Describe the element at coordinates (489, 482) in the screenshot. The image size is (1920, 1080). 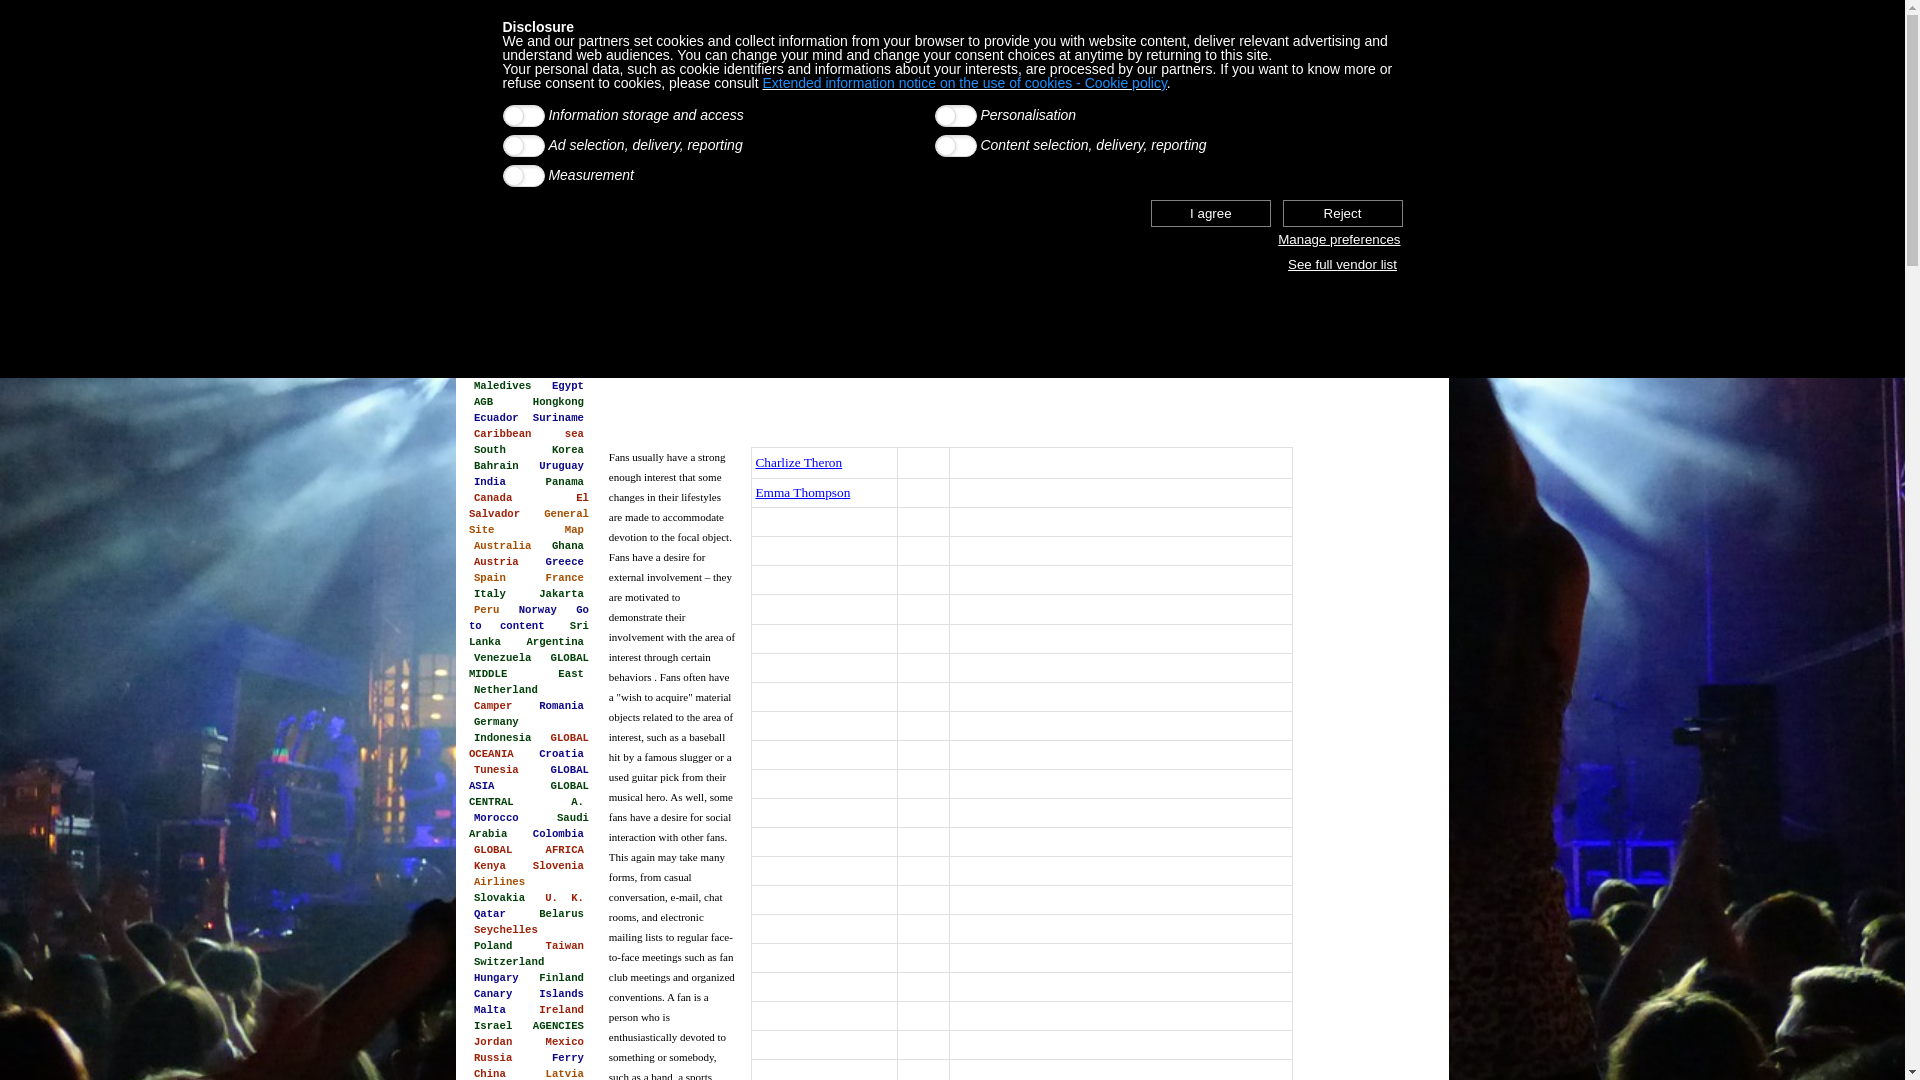
I see `'India'` at that location.